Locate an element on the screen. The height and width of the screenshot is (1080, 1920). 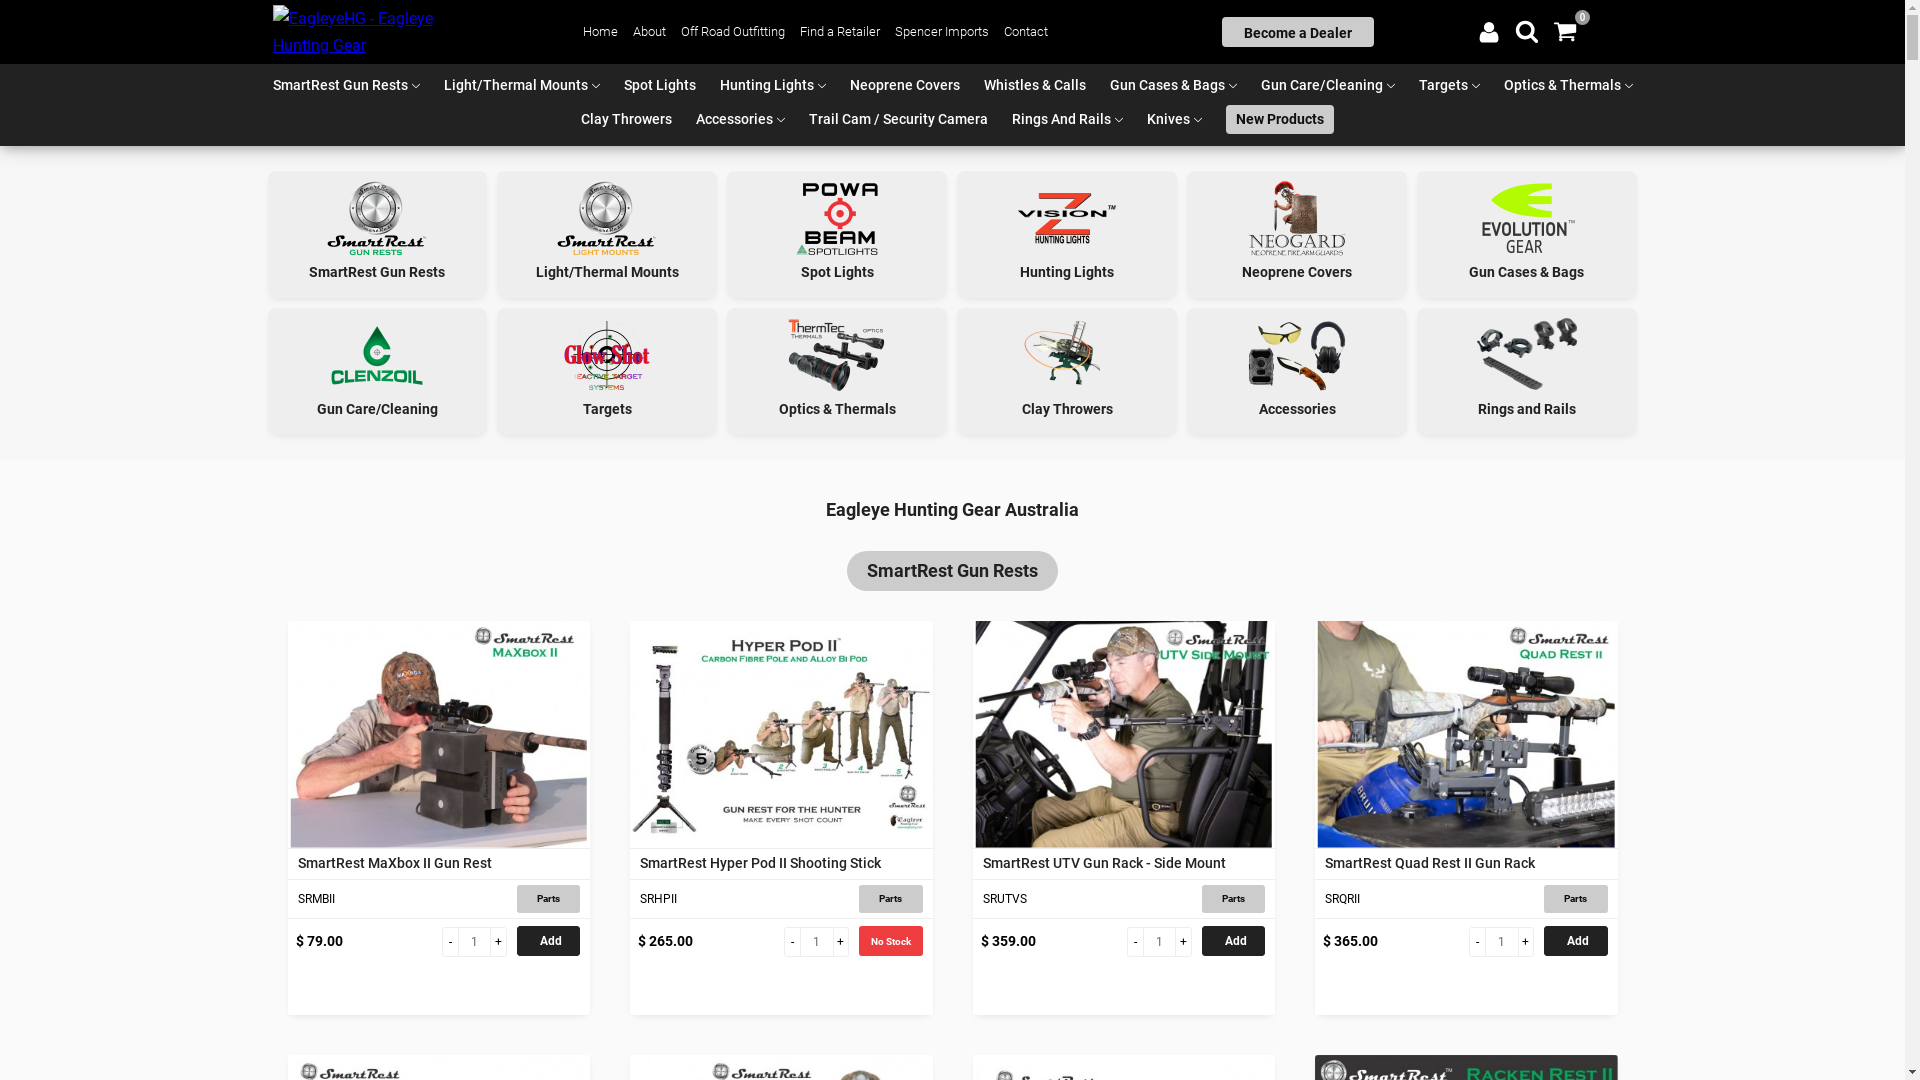
'Rings And Rails' is located at coordinates (1002, 119).